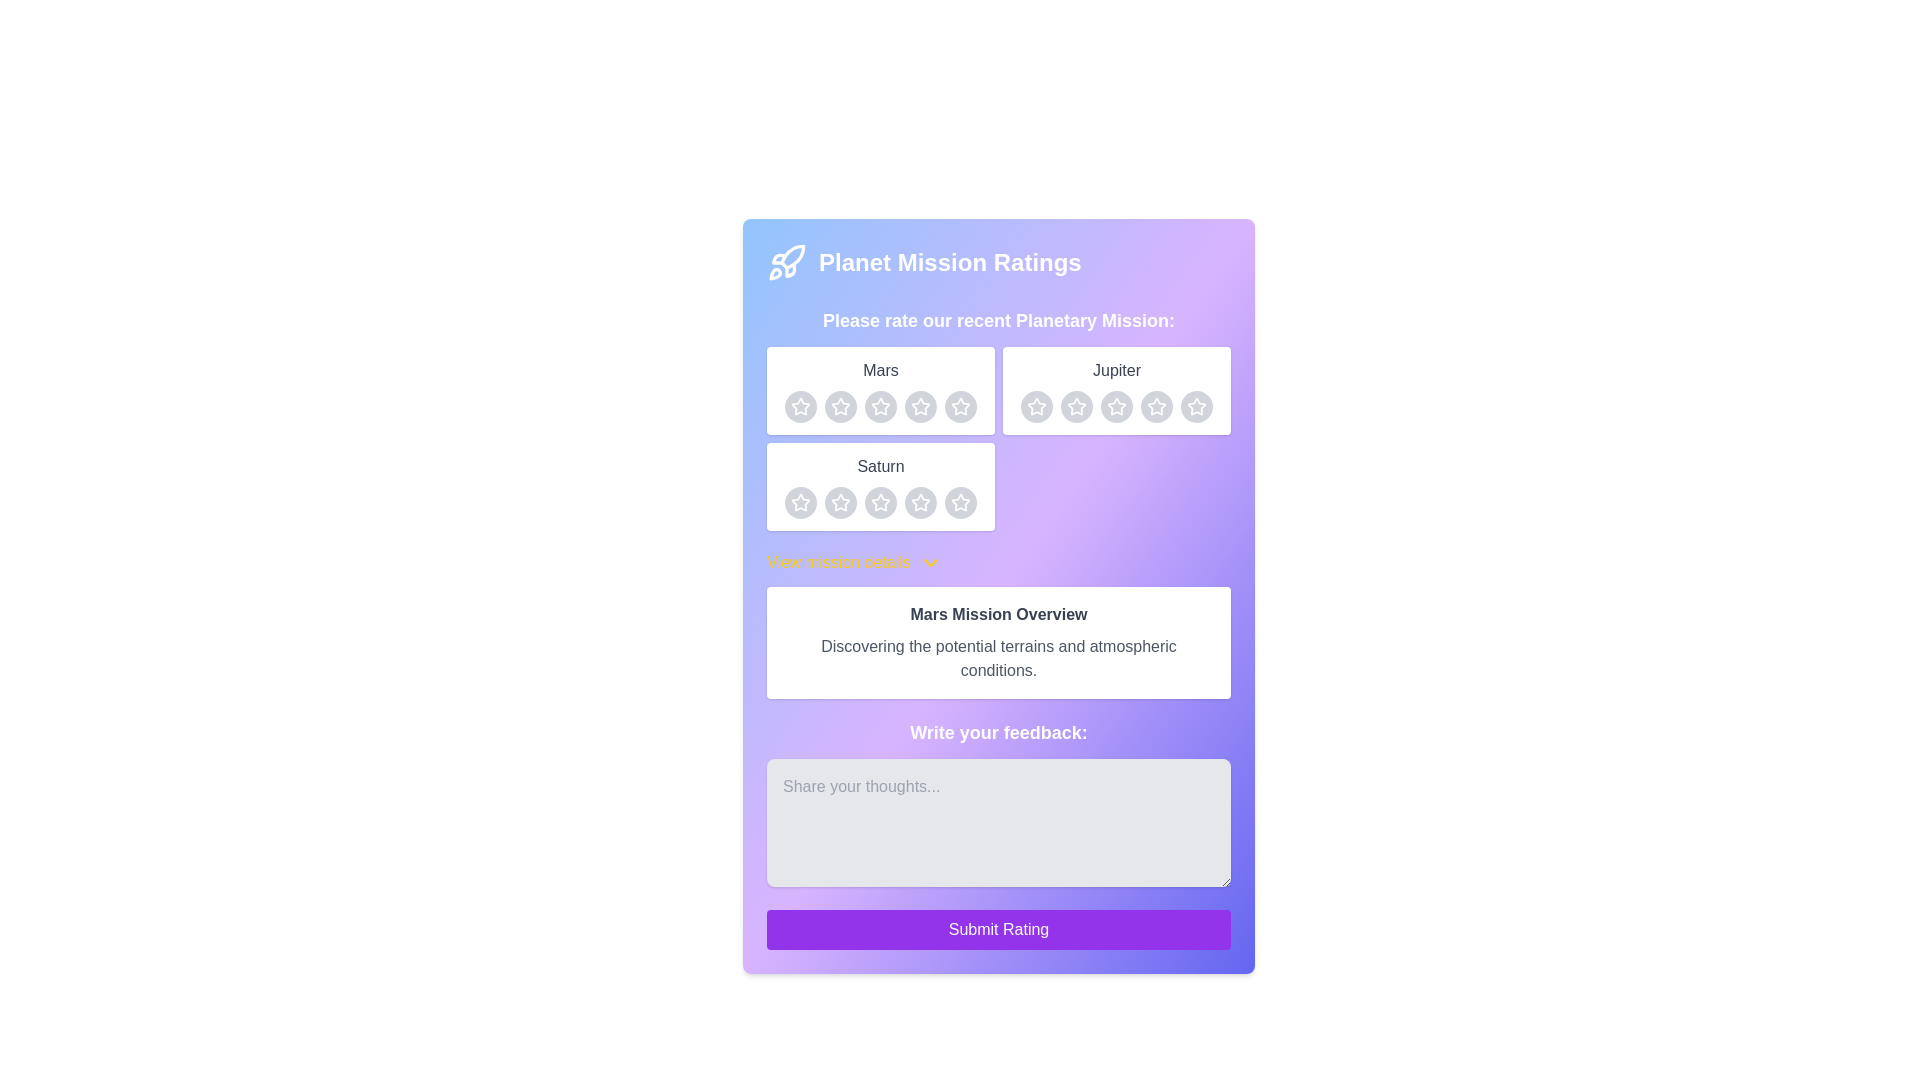 The width and height of the screenshot is (1920, 1080). I want to click on label 'Write your feedback:' which is a large, bold, white-colored text header located above the text input field in the lower section of the interface, so click(998, 732).